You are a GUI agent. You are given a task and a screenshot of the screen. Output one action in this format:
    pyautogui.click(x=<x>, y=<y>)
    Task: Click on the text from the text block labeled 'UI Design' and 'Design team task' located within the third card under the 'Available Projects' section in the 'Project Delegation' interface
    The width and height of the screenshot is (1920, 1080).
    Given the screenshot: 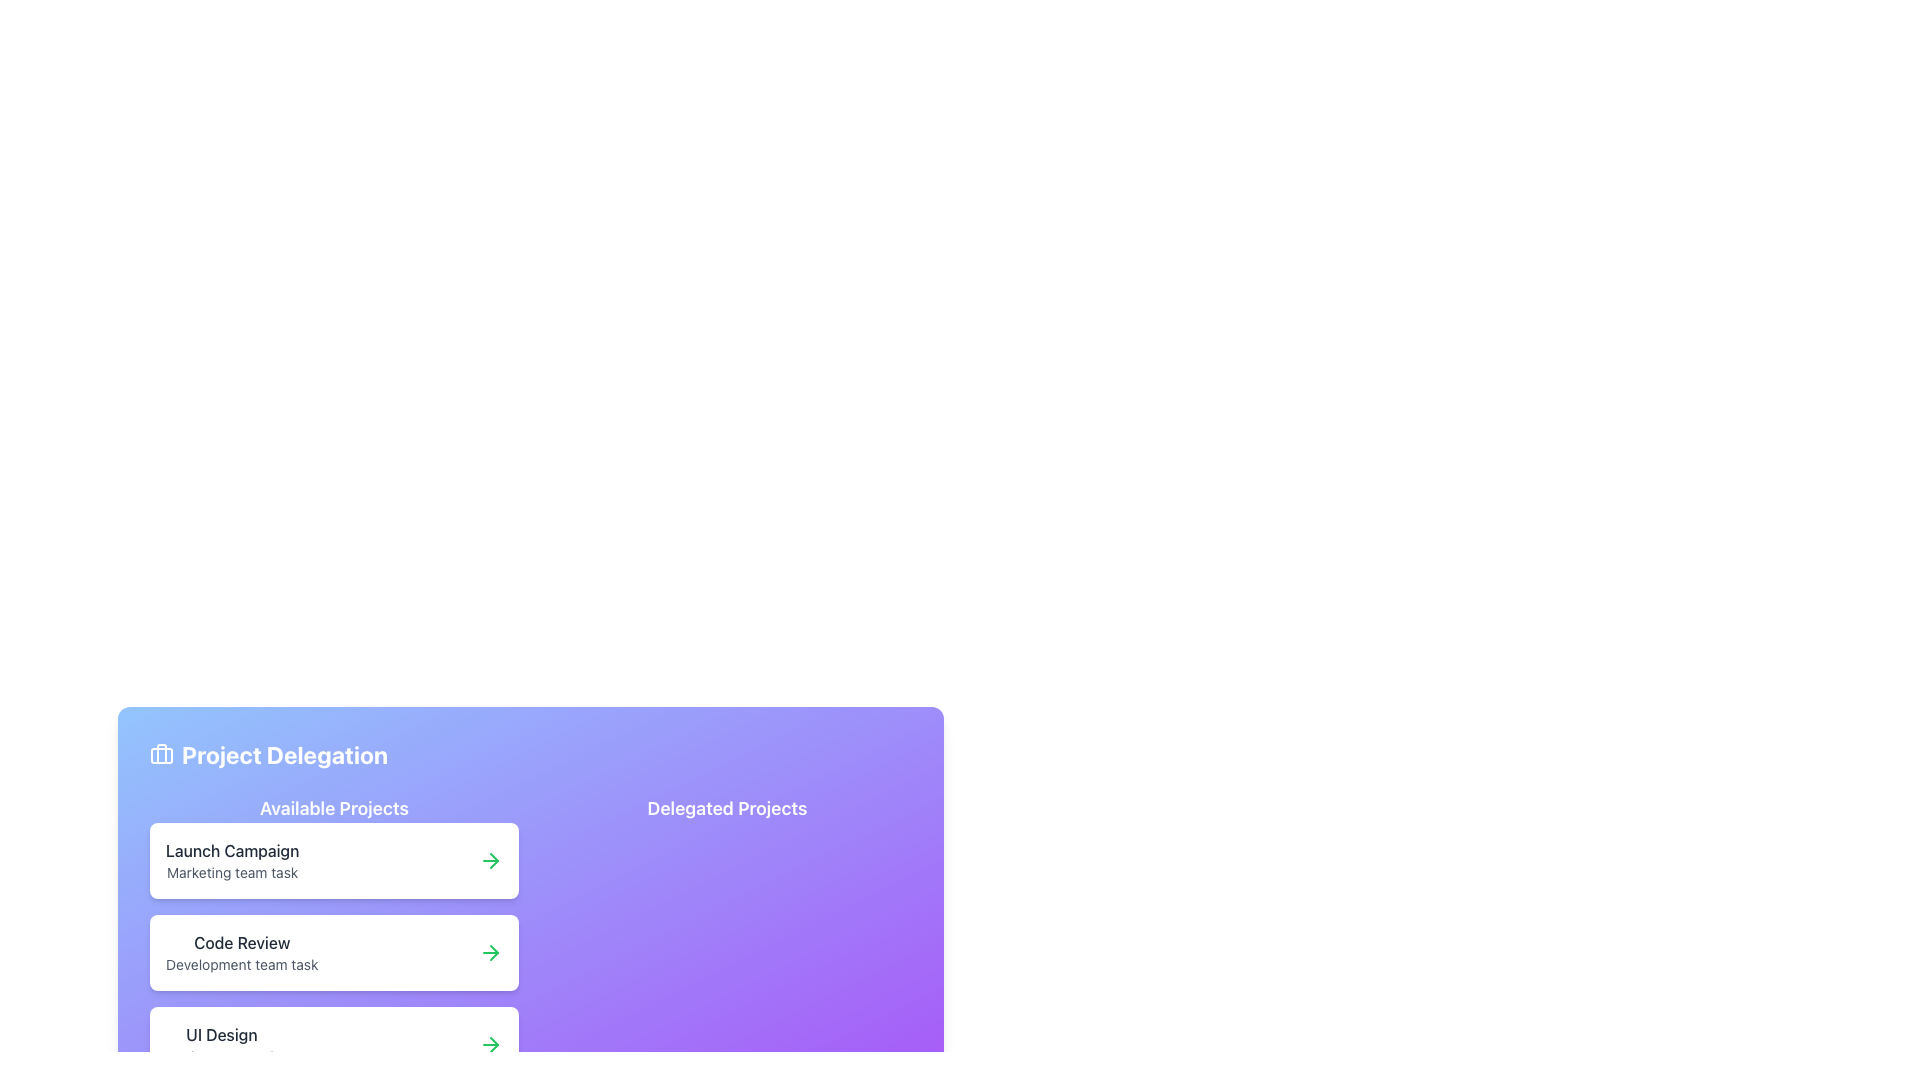 What is the action you would take?
    pyautogui.click(x=221, y=1044)
    